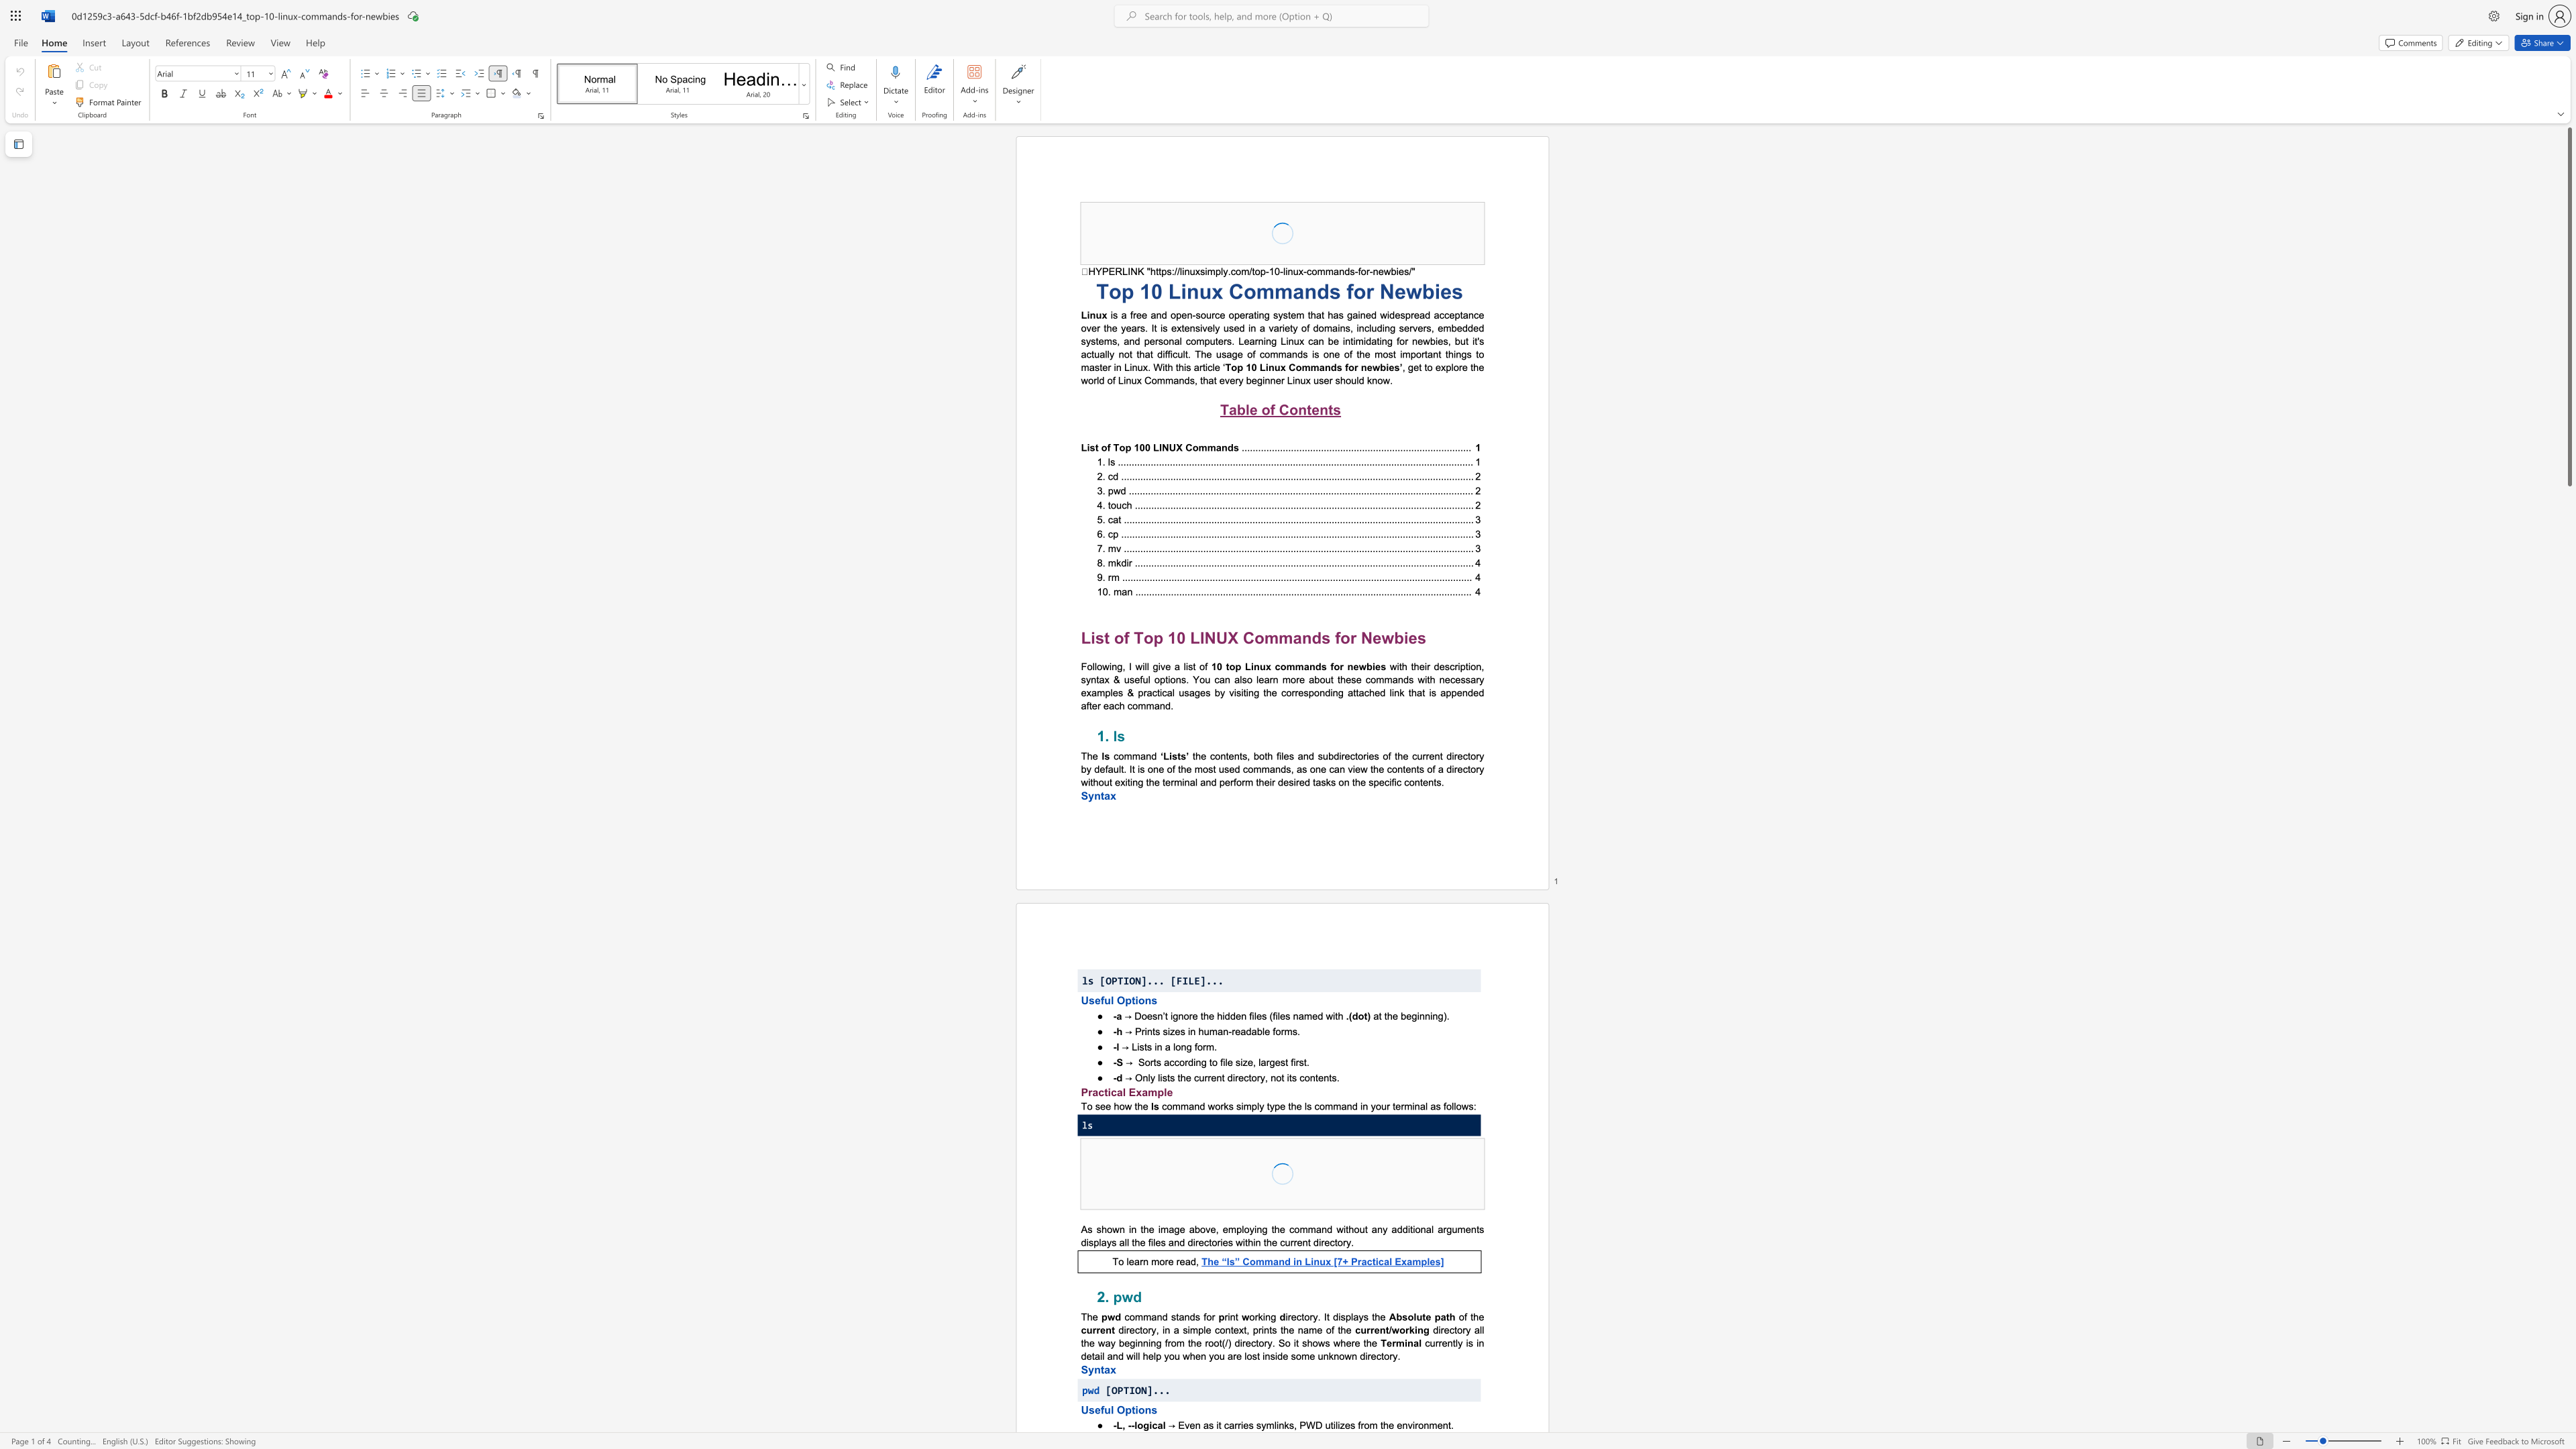  What do you see at coordinates (2568, 1039) in the screenshot?
I see `the page's right scrollbar for downward movement` at bounding box center [2568, 1039].